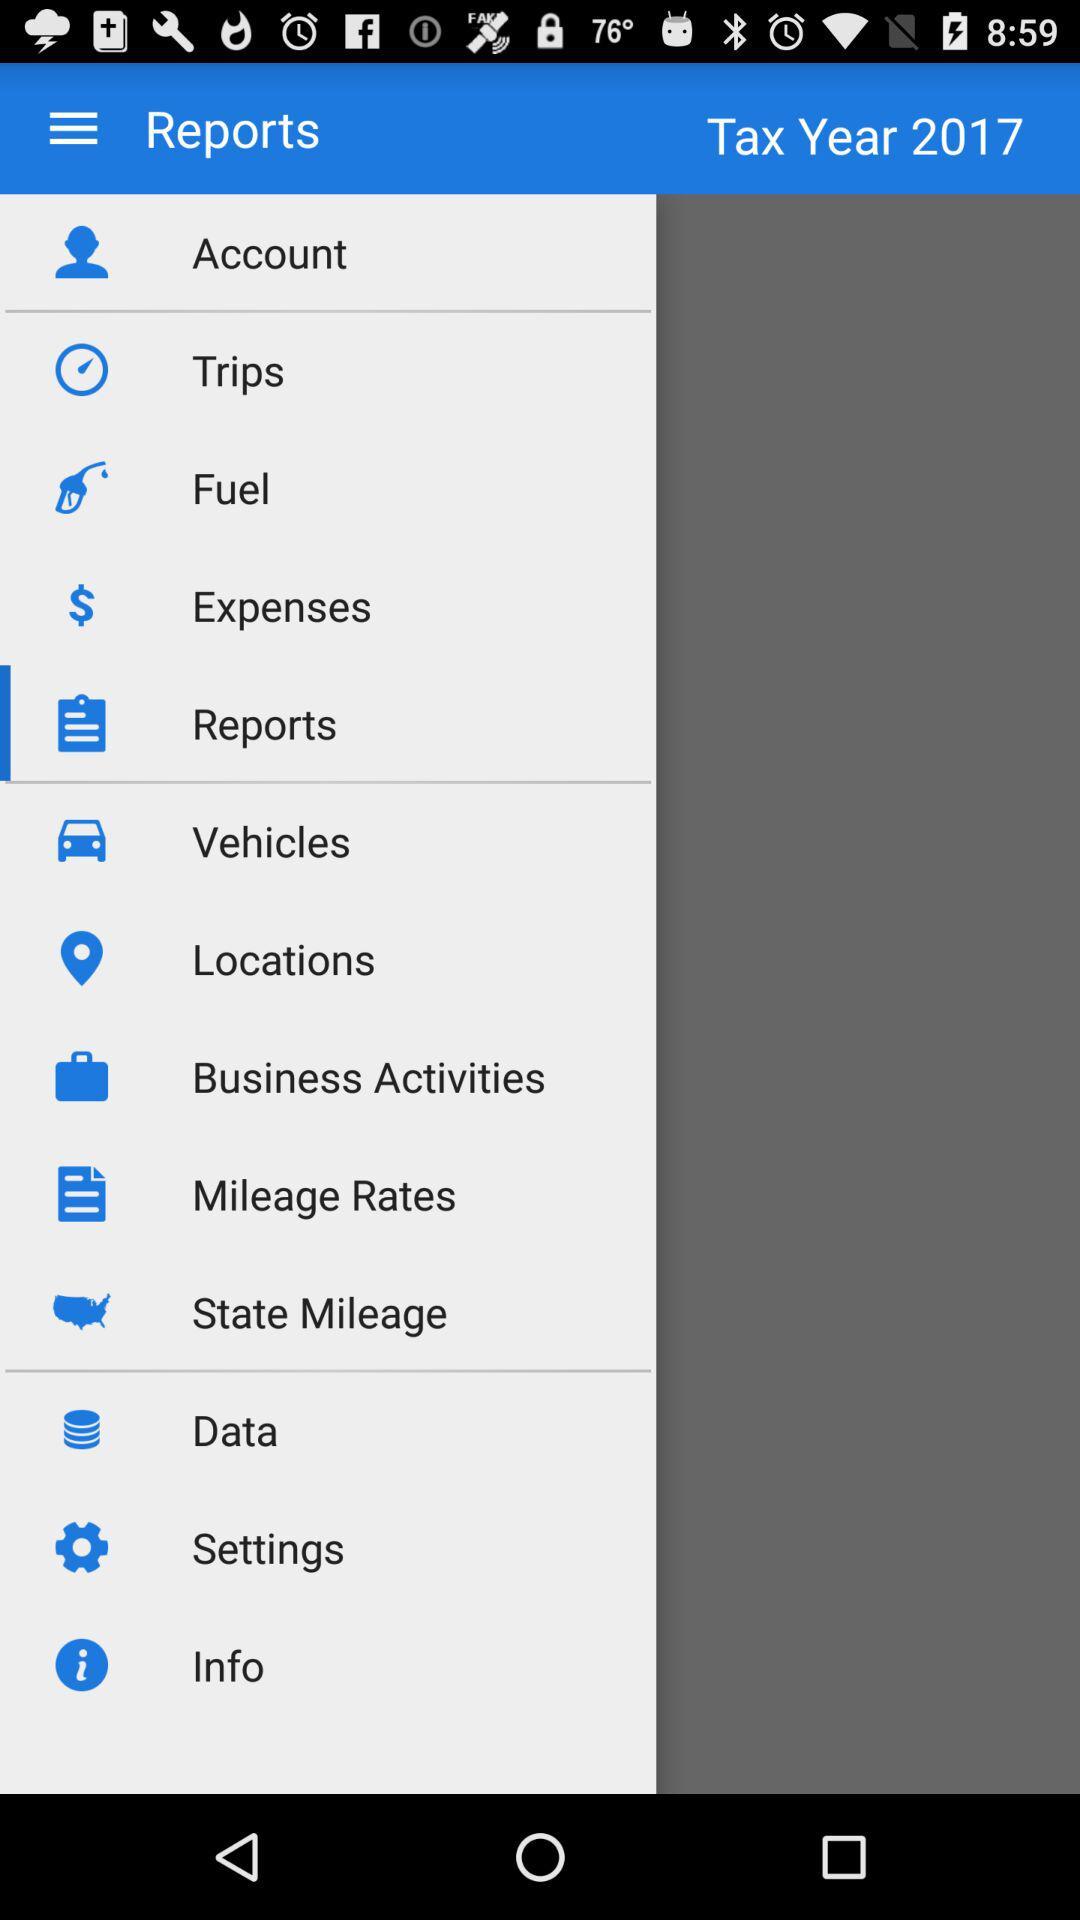  What do you see at coordinates (268, 251) in the screenshot?
I see `account icon` at bounding box center [268, 251].